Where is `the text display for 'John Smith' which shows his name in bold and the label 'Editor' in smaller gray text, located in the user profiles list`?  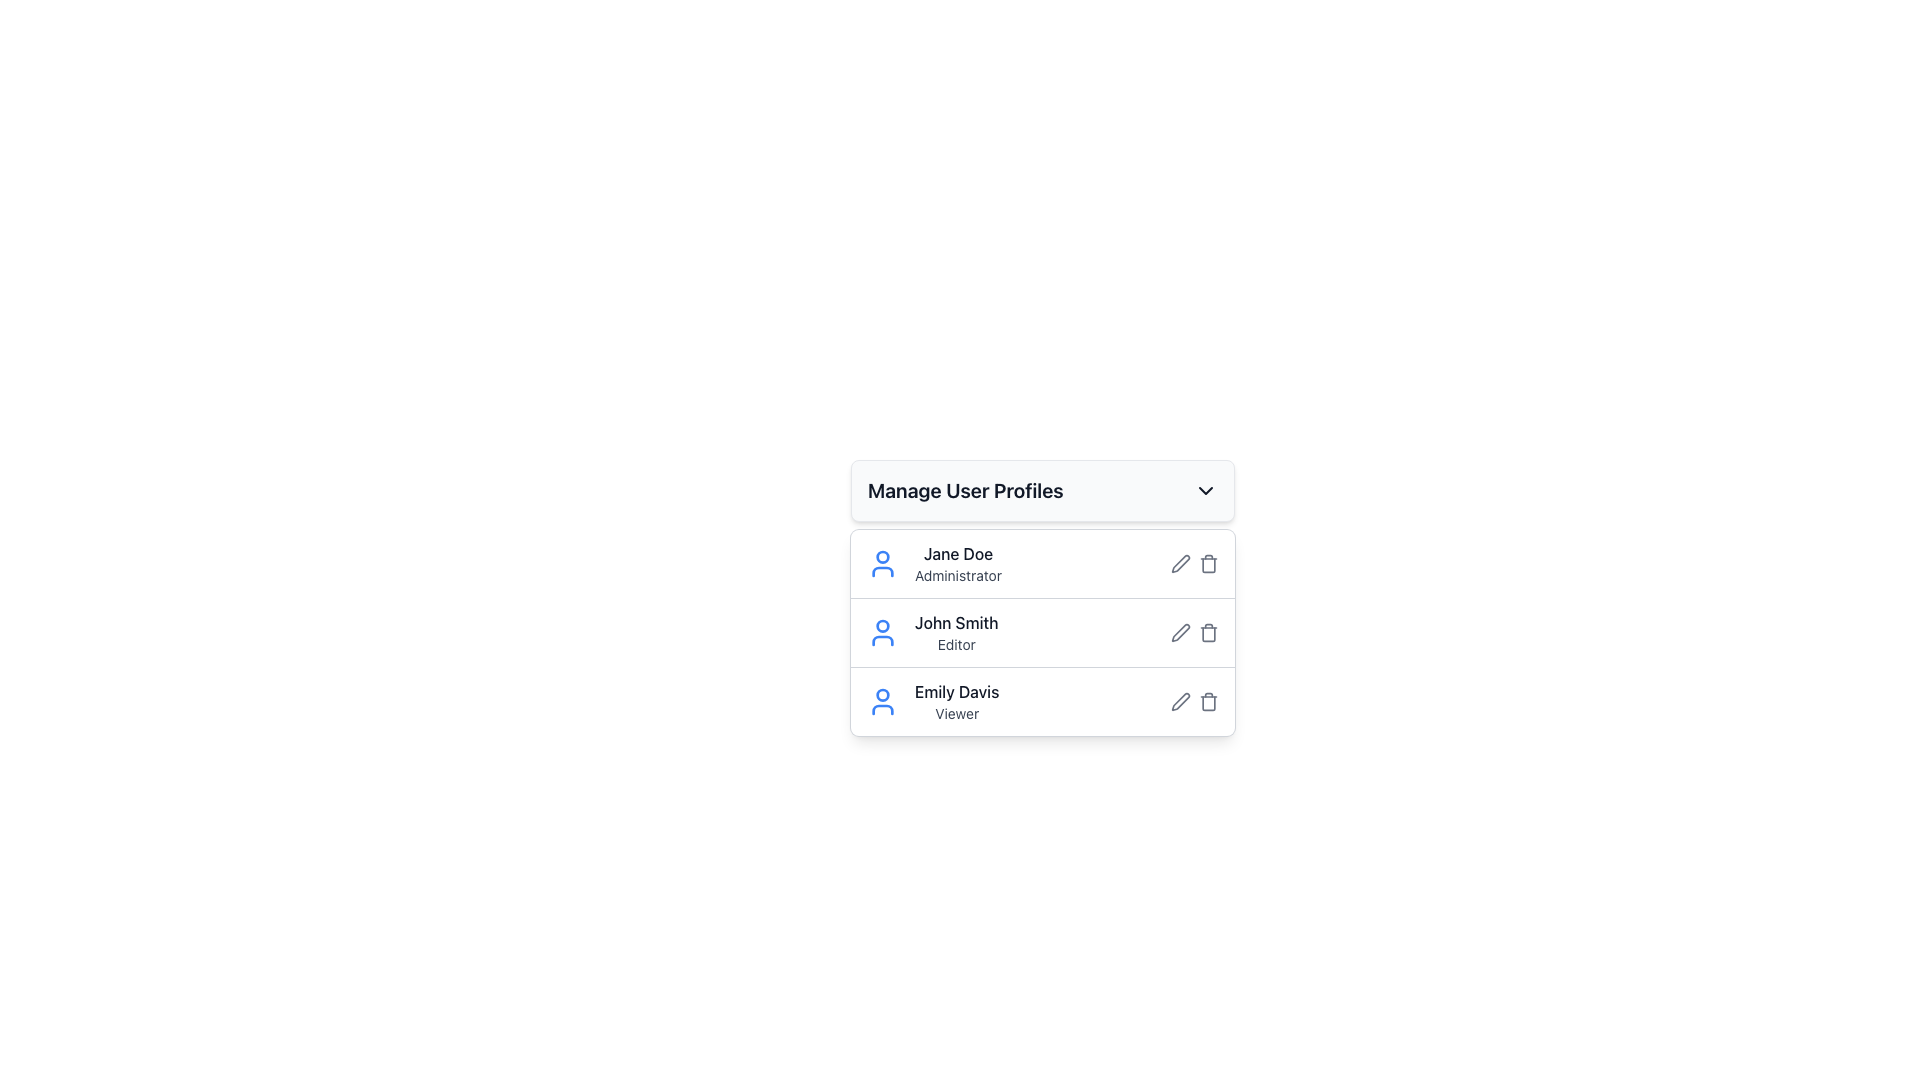 the text display for 'John Smith' which shows his name in bold and the label 'Editor' in smaller gray text, located in the user profiles list is located at coordinates (955, 632).